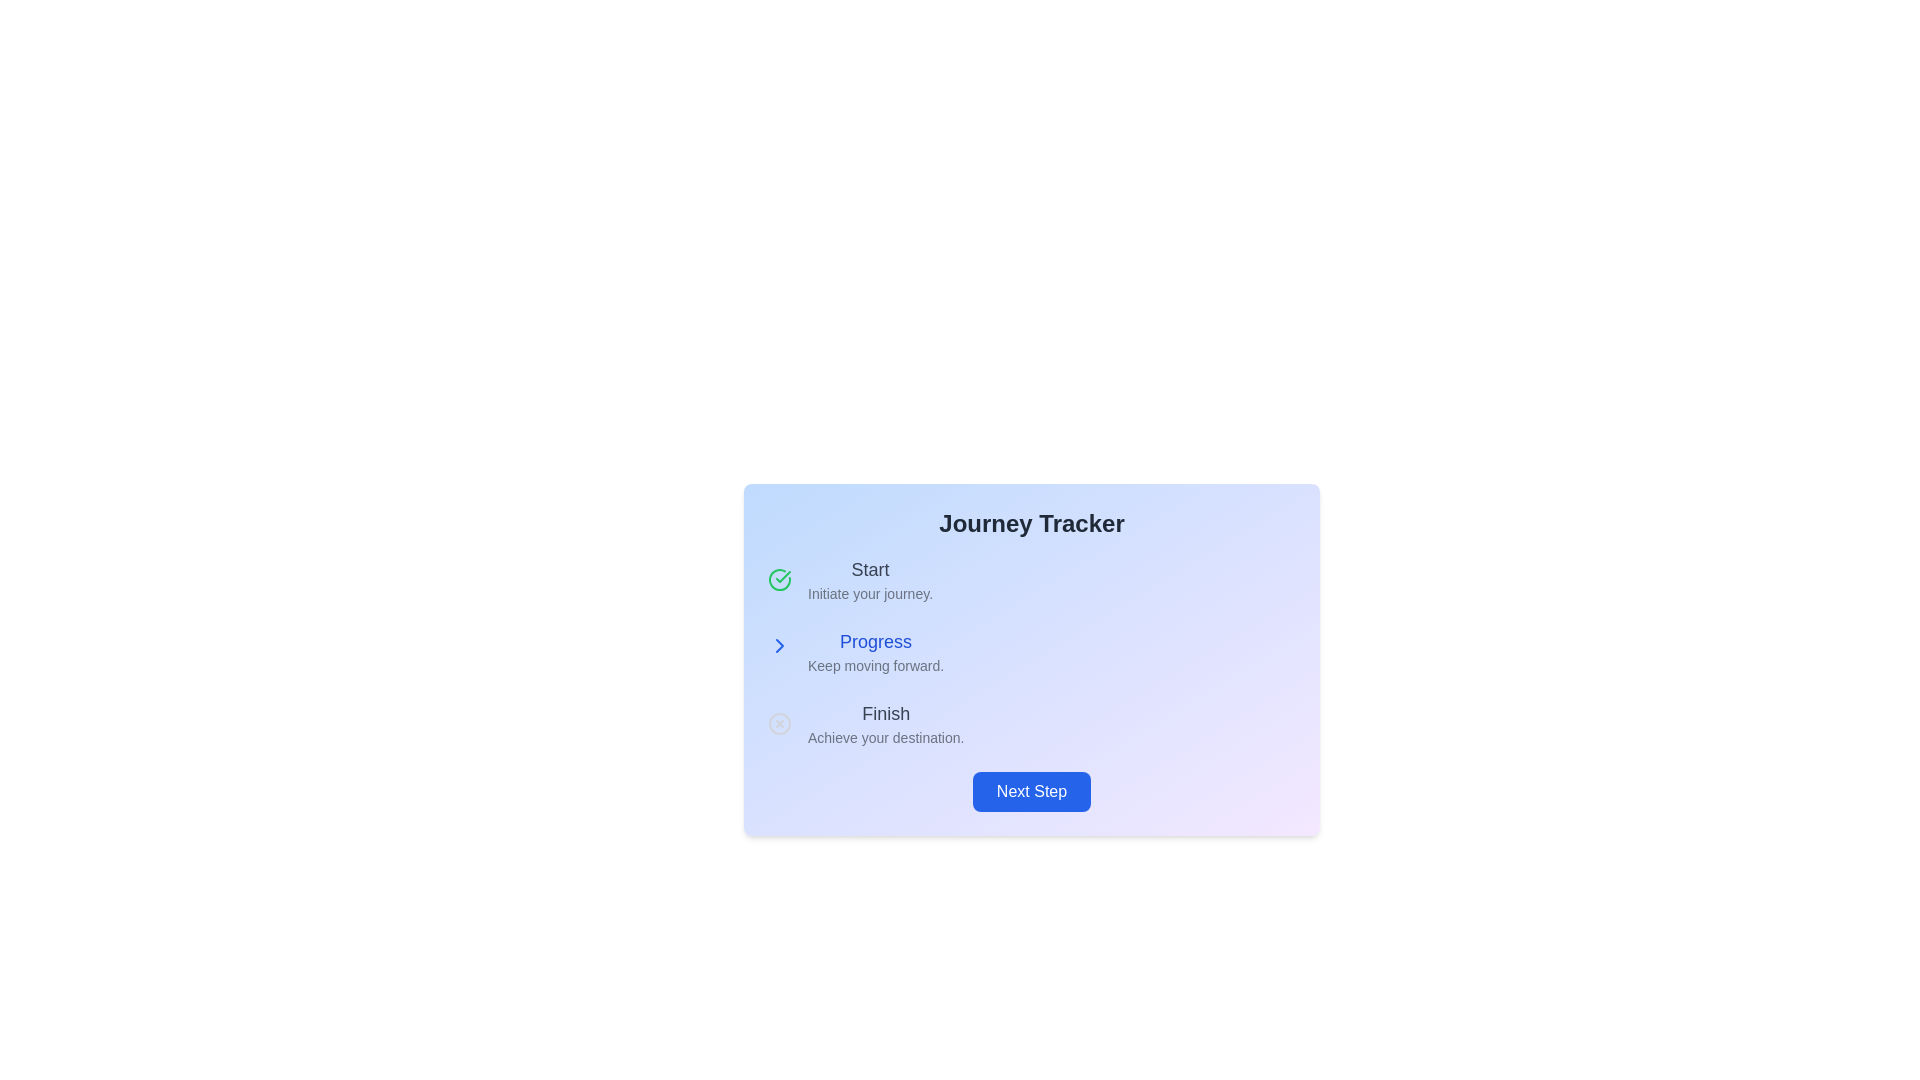  Describe the element at coordinates (778, 579) in the screenshot. I see `the completion icon for the 'Start' step, which is located at the top-left of the sequence and precedes the text 'Start'` at that location.